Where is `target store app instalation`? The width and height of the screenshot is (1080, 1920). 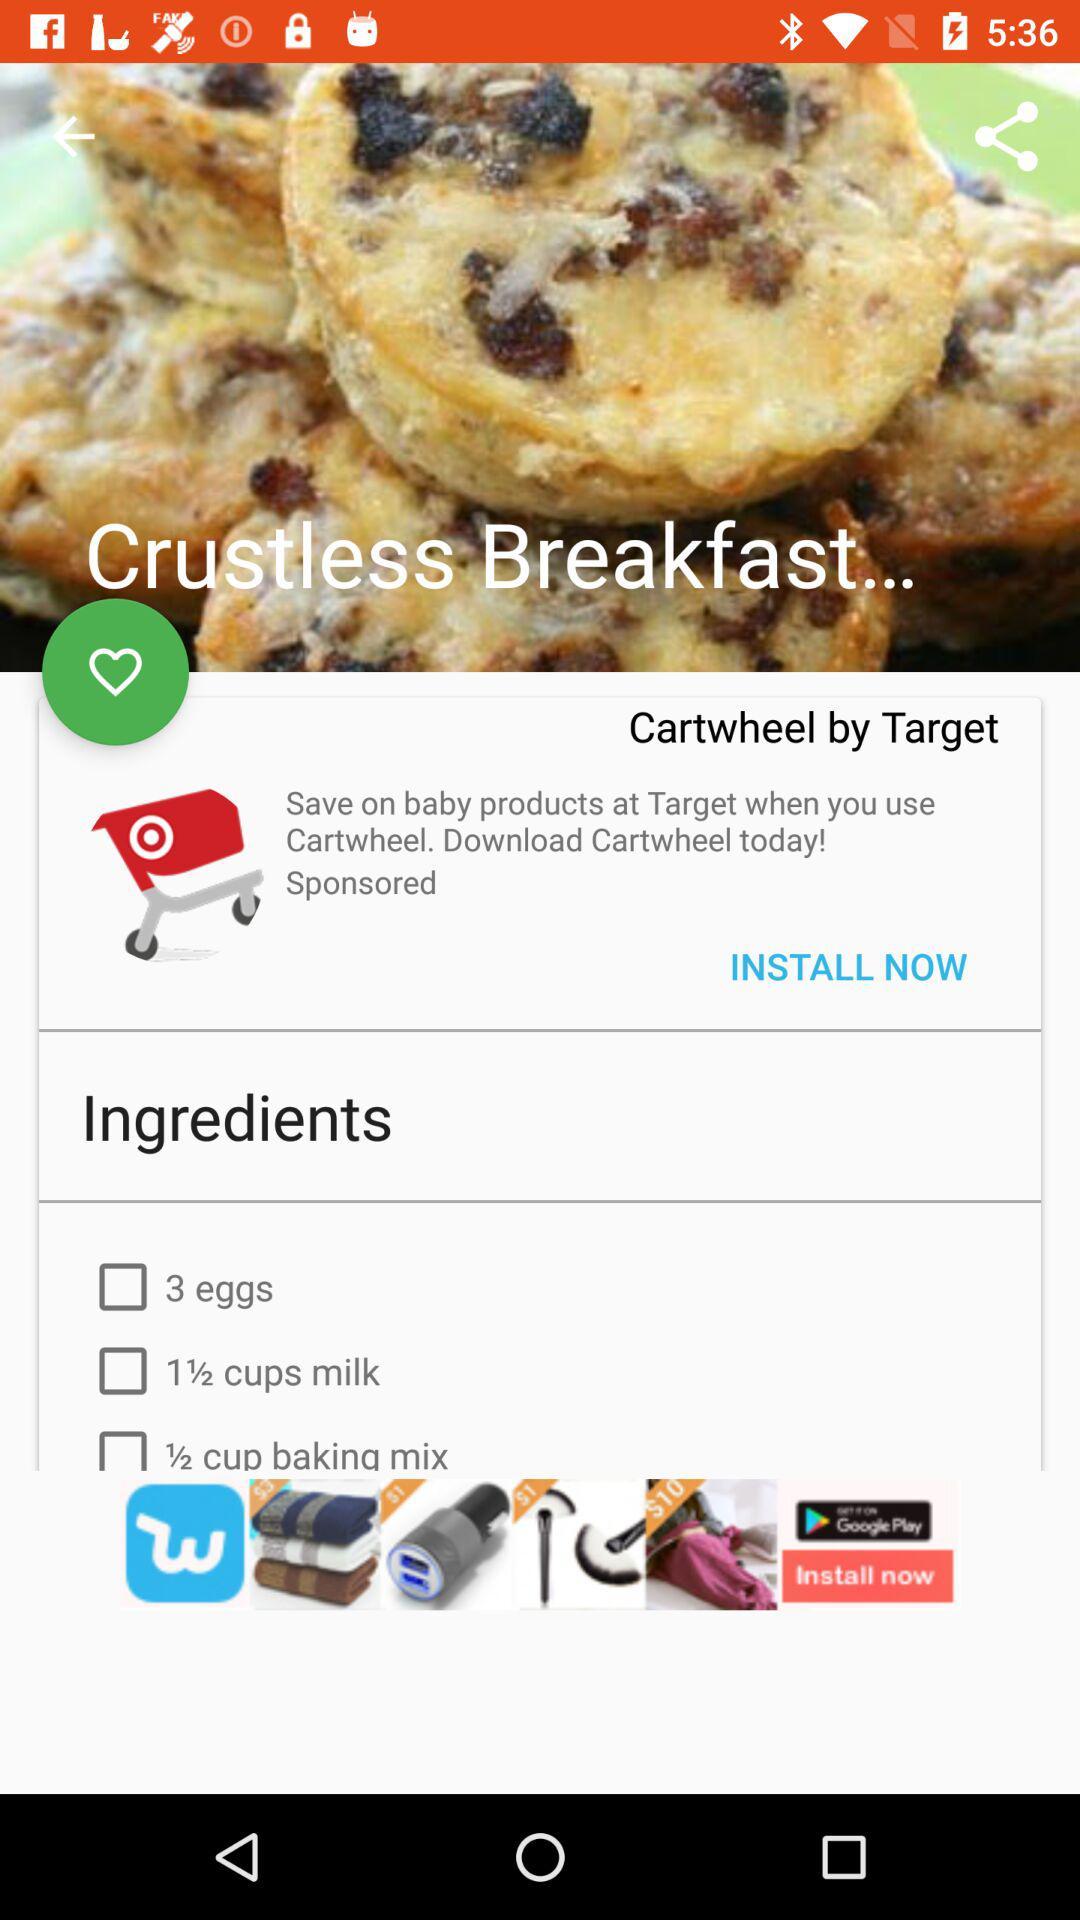
target store app instalation is located at coordinates (171, 872).